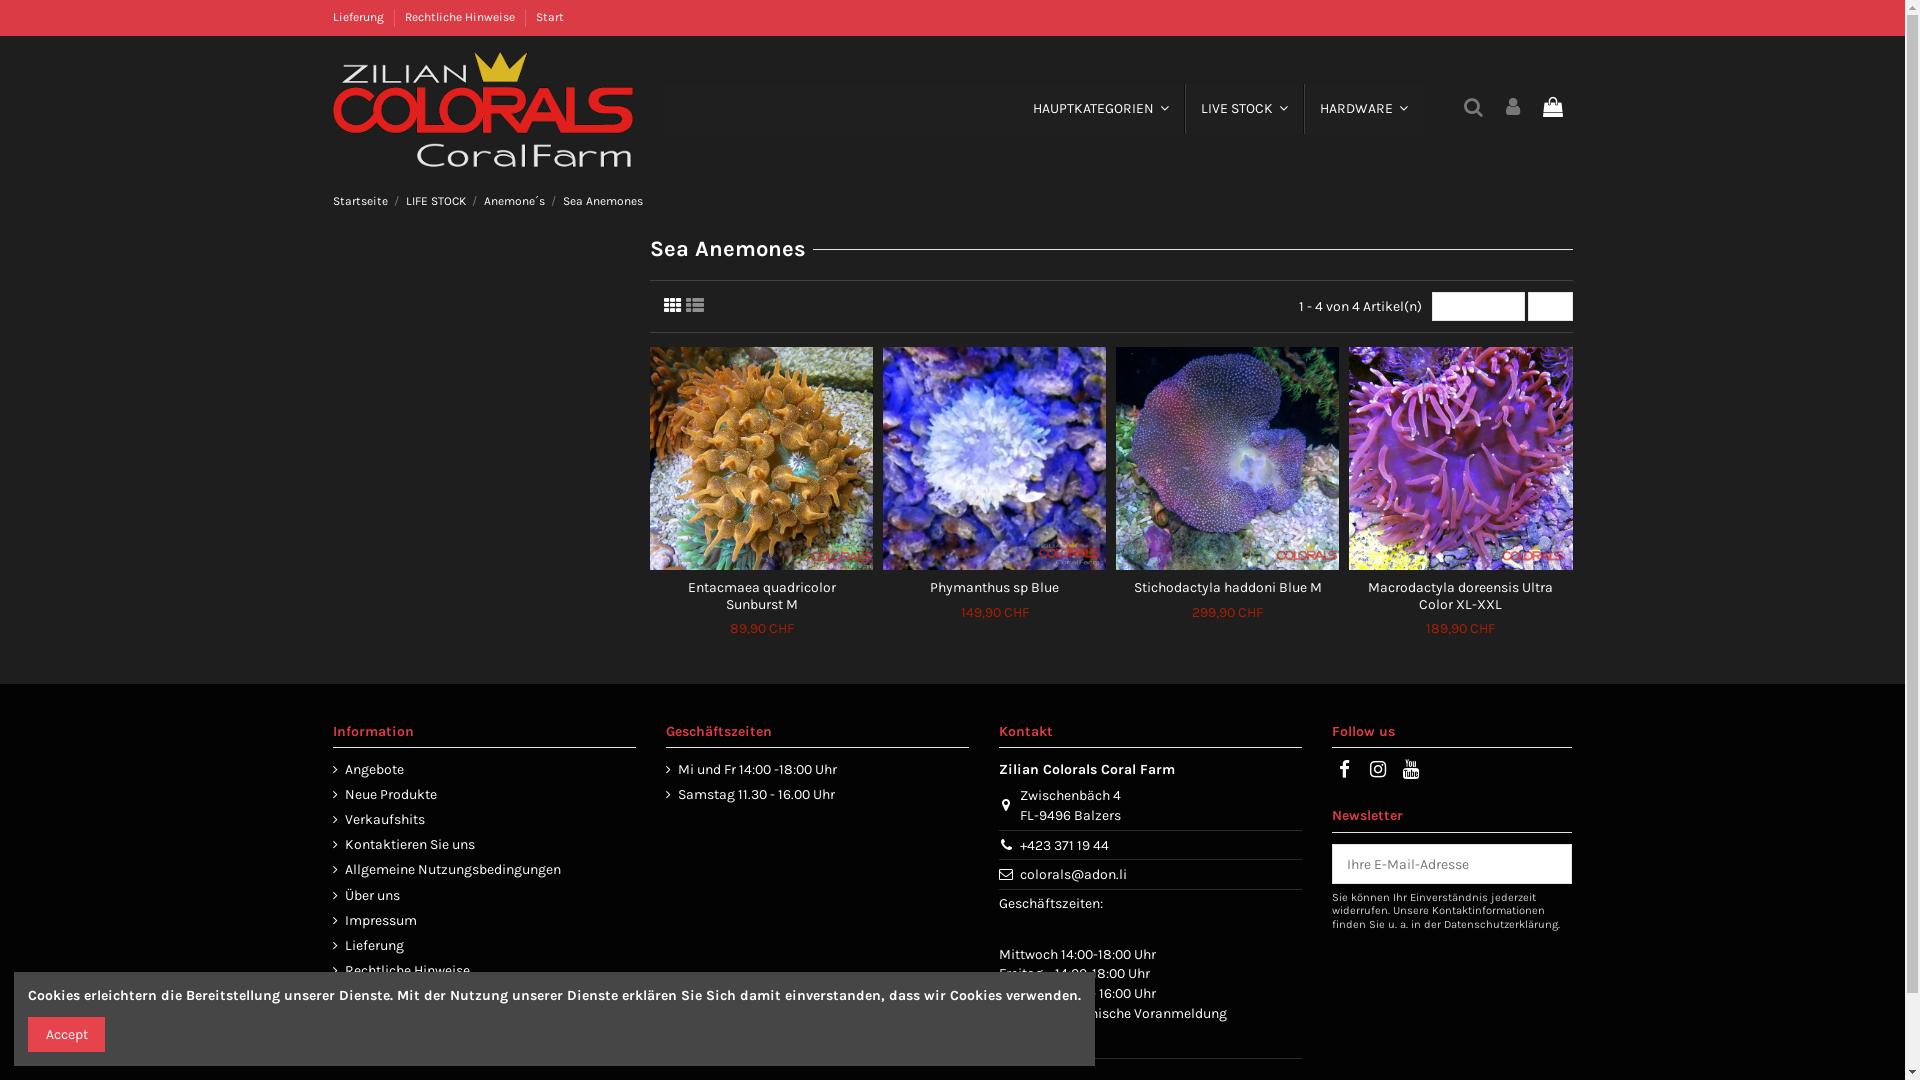 This screenshot has width=1920, height=1080. Describe the element at coordinates (1099, 108) in the screenshot. I see `'HAUPTKATEGORIEN'` at that location.